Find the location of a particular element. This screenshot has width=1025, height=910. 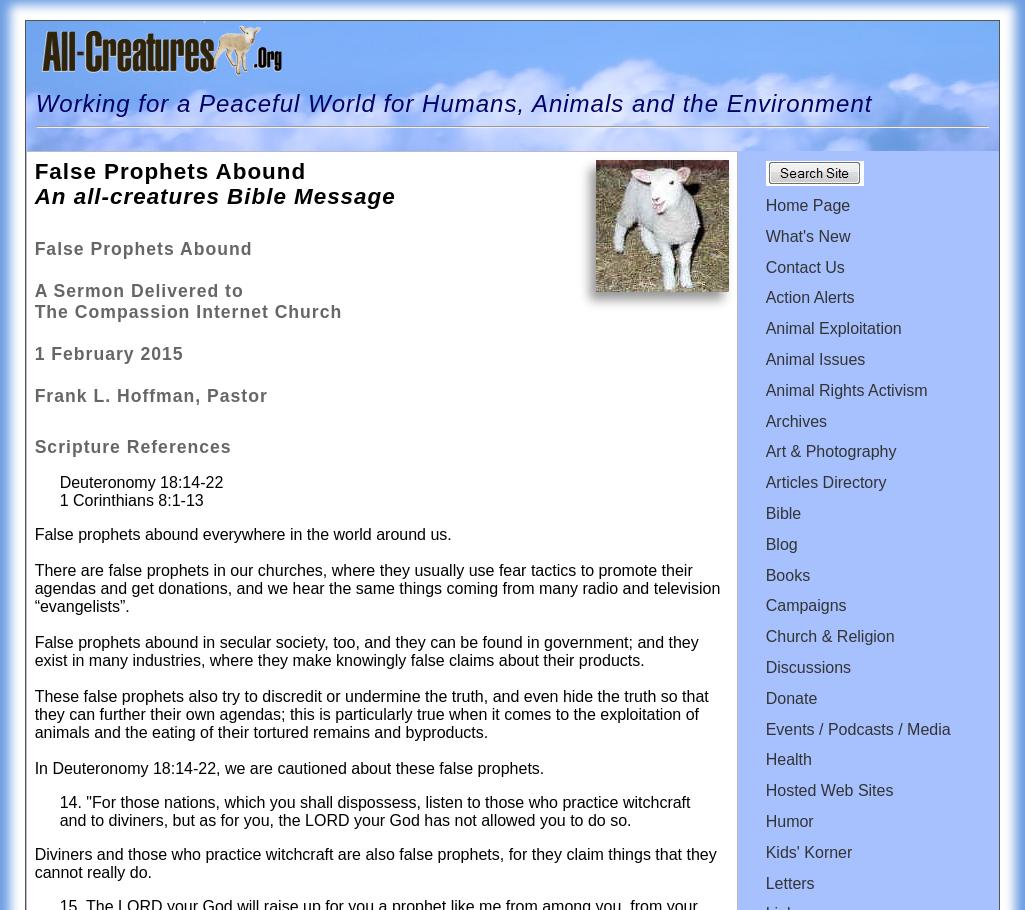

'Books' is located at coordinates (764, 574).